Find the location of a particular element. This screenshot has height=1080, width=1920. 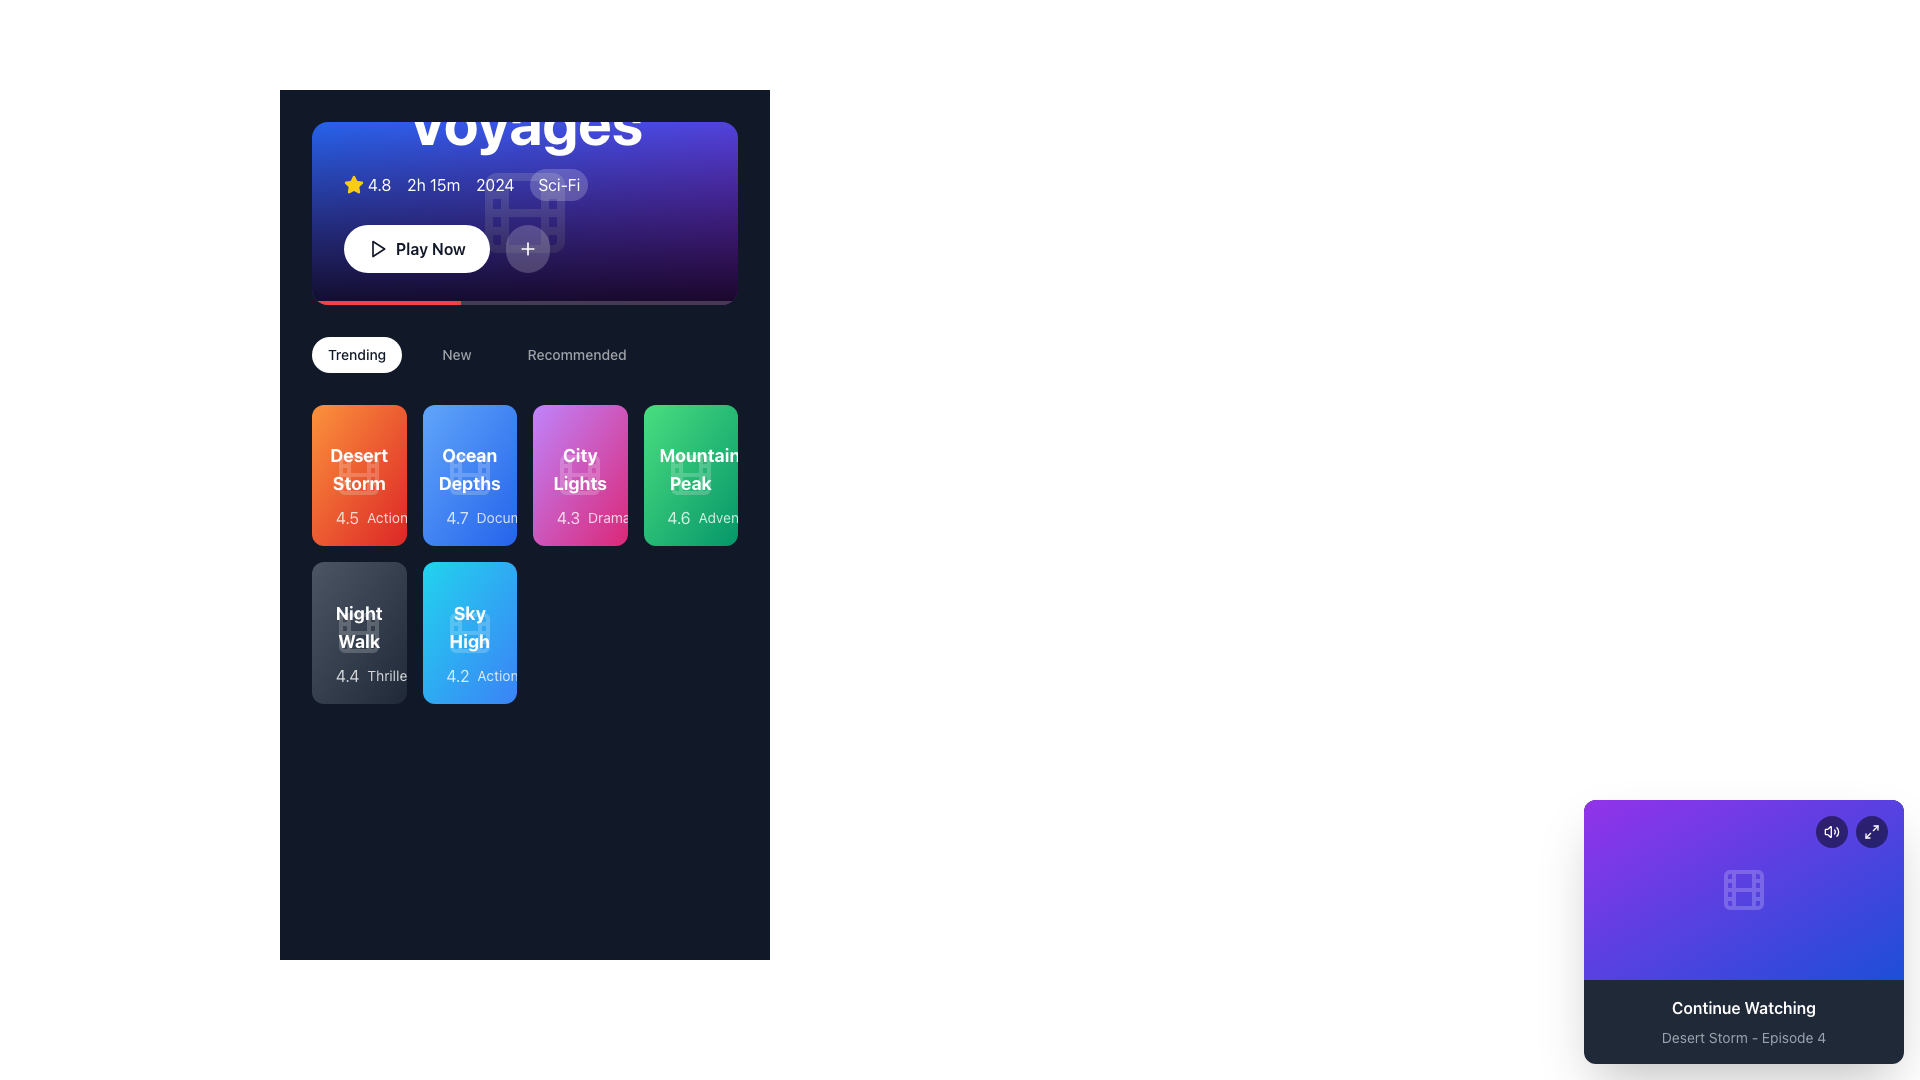

rating value '4.6' displayed in white color over a green background, which is near the label 'Adventure' in the 'Mountain Peak' card is located at coordinates (679, 517).